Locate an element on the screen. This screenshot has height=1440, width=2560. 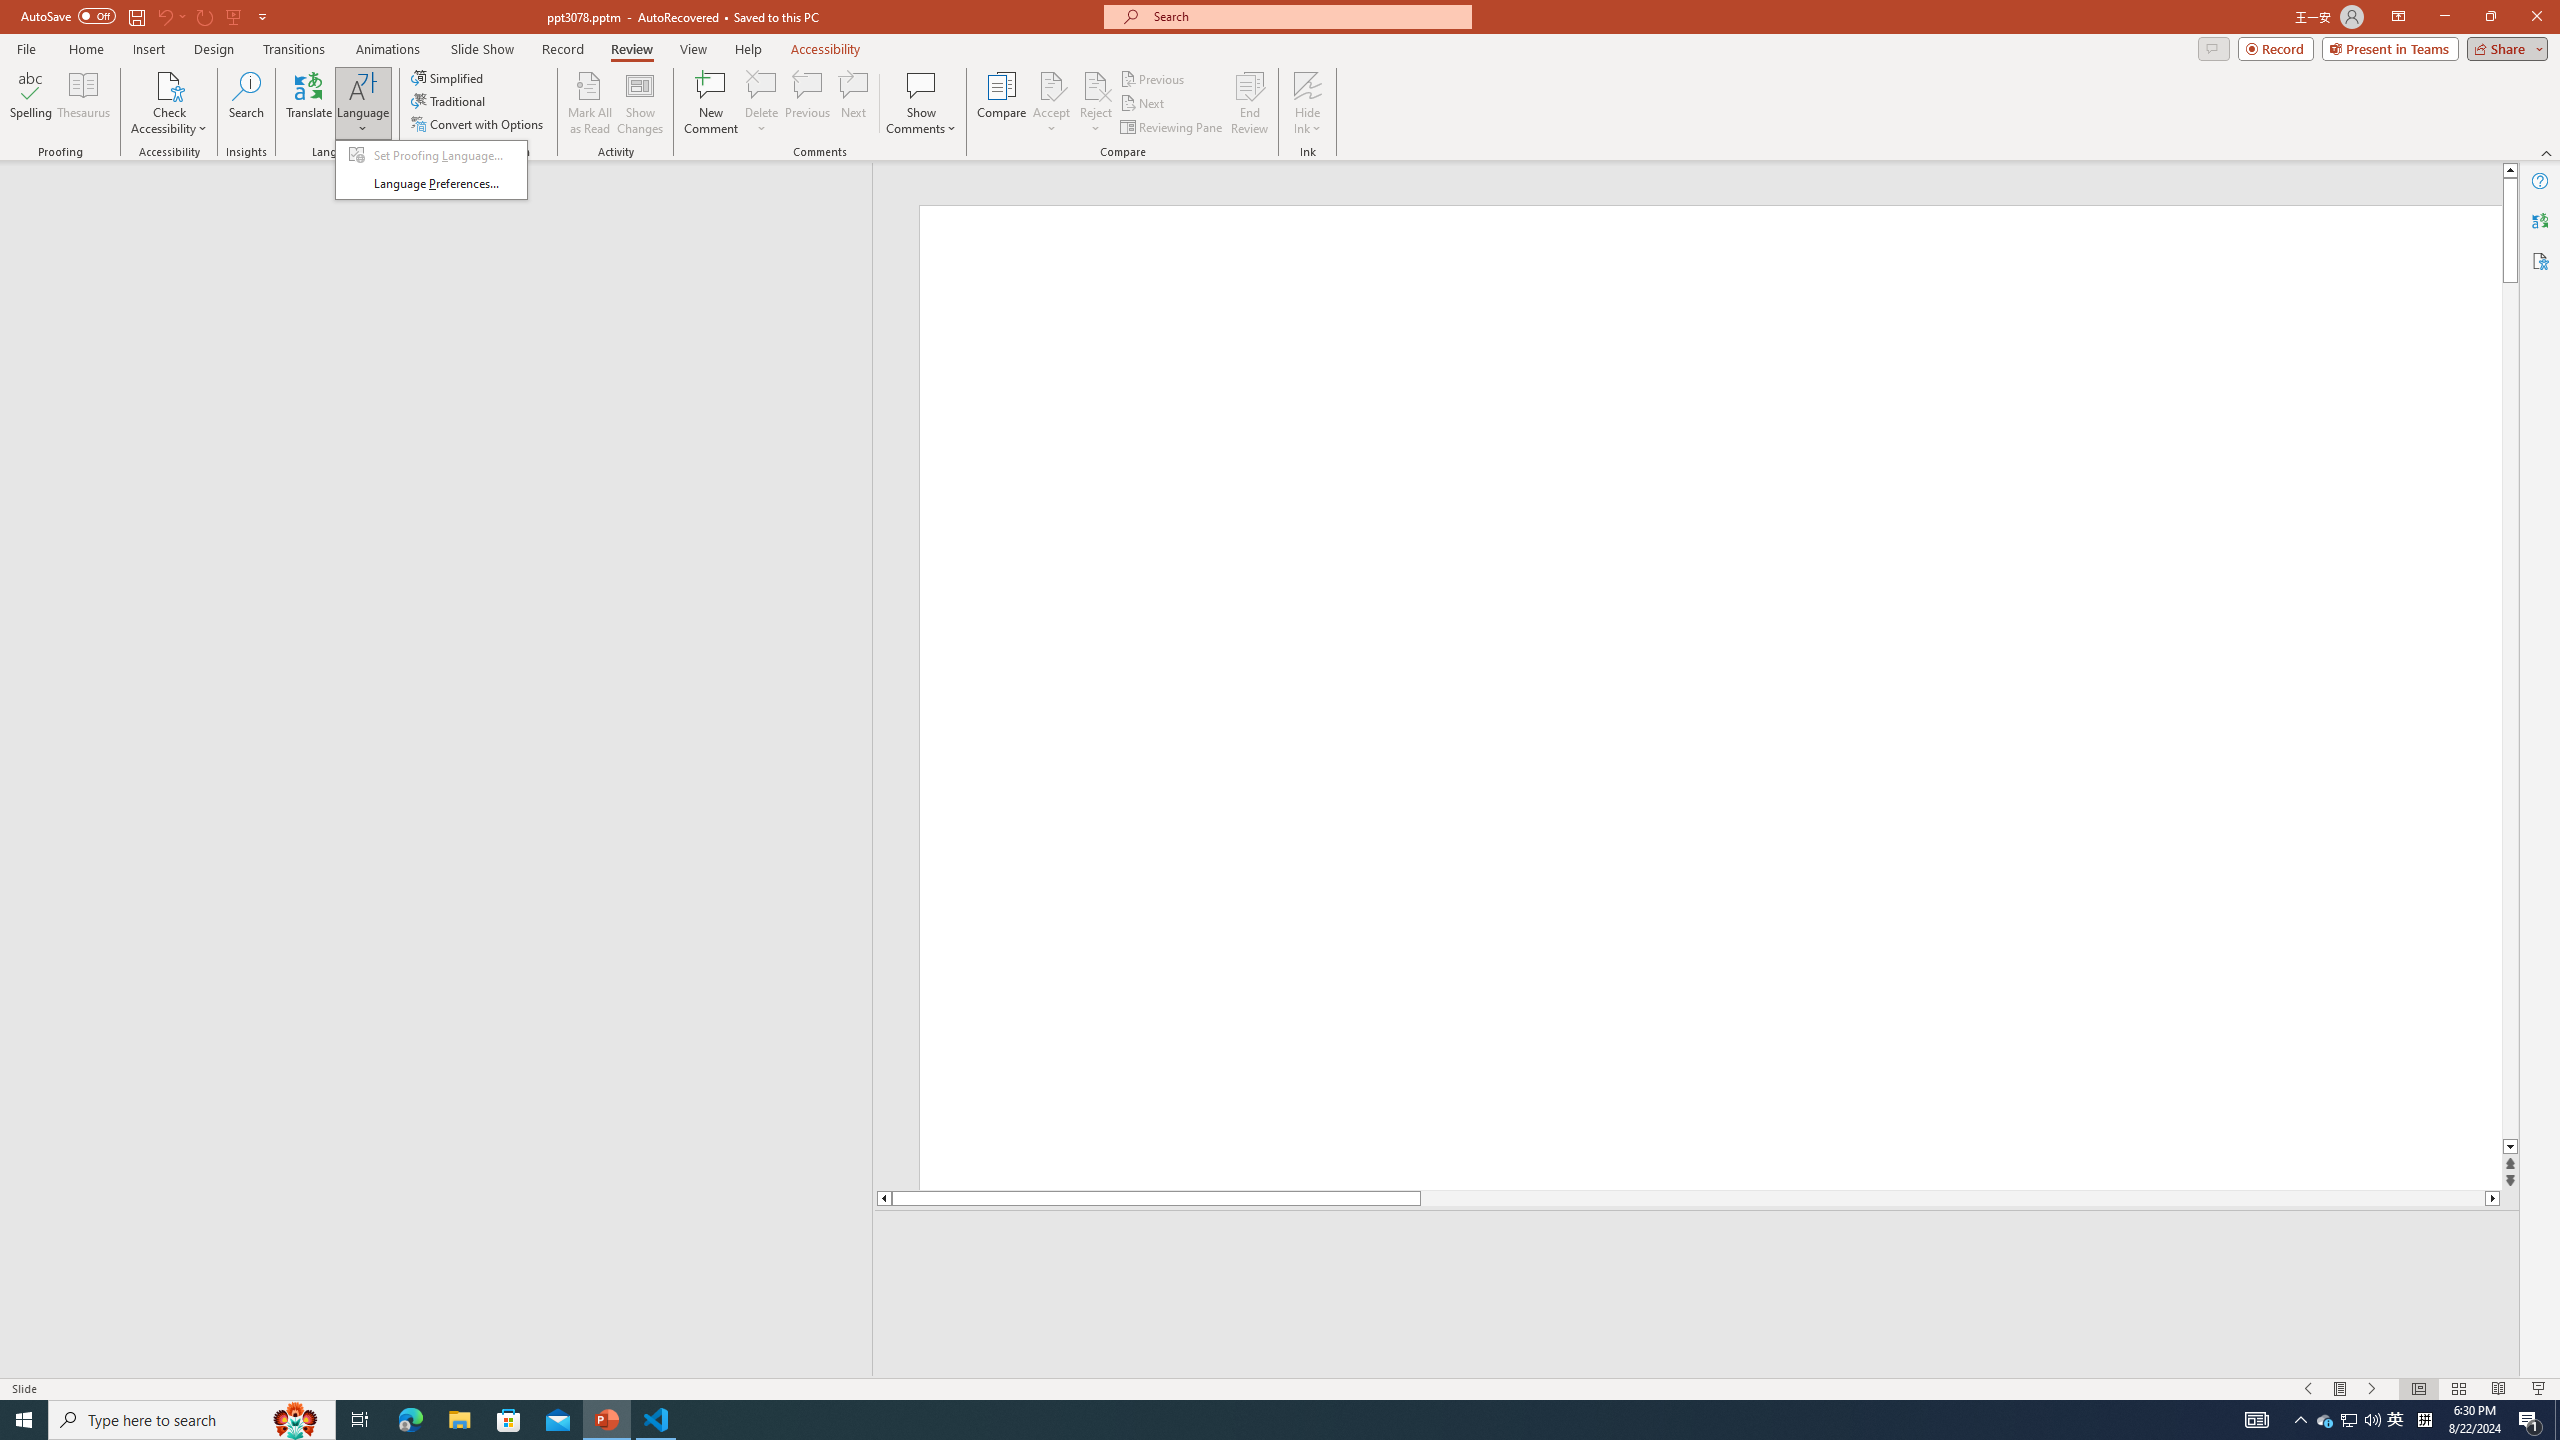
'Reviewing Pane' is located at coordinates (1171, 127).